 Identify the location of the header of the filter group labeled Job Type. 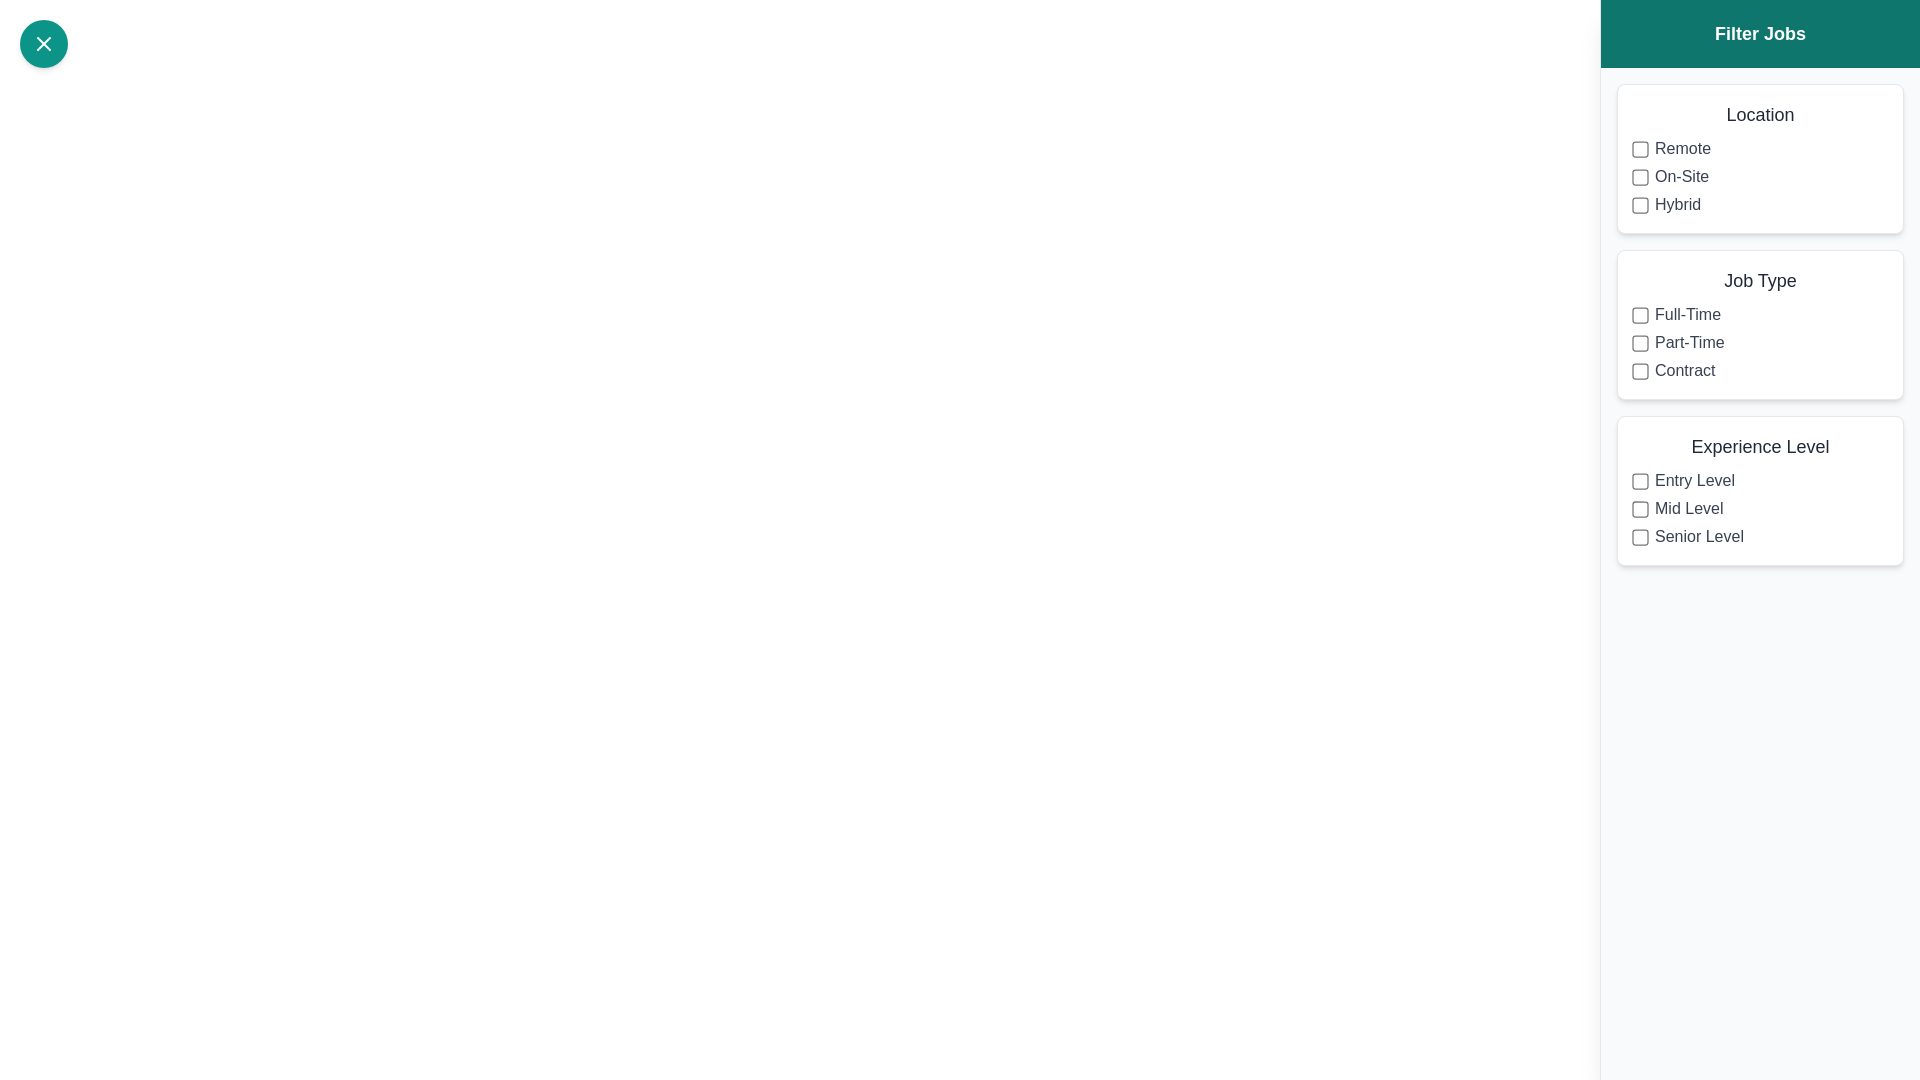
(1760, 281).